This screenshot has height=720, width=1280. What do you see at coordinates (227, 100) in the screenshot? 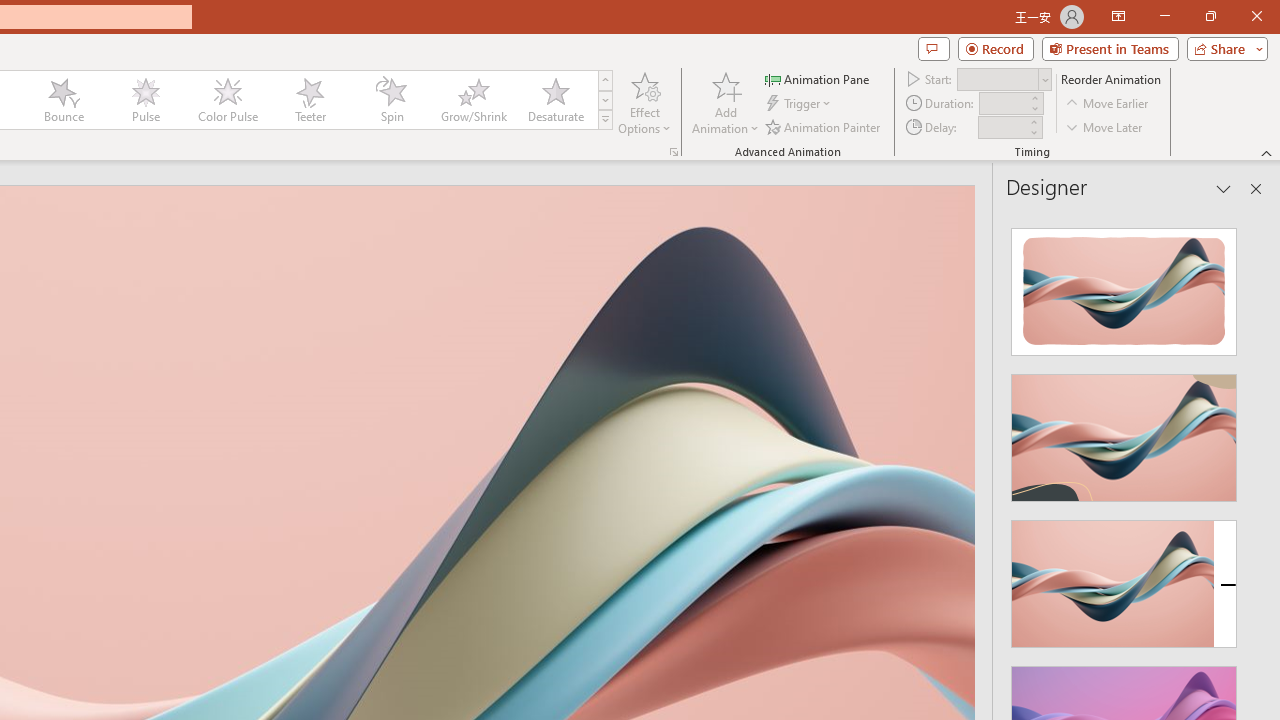
I see `'Color Pulse'` at bounding box center [227, 100].